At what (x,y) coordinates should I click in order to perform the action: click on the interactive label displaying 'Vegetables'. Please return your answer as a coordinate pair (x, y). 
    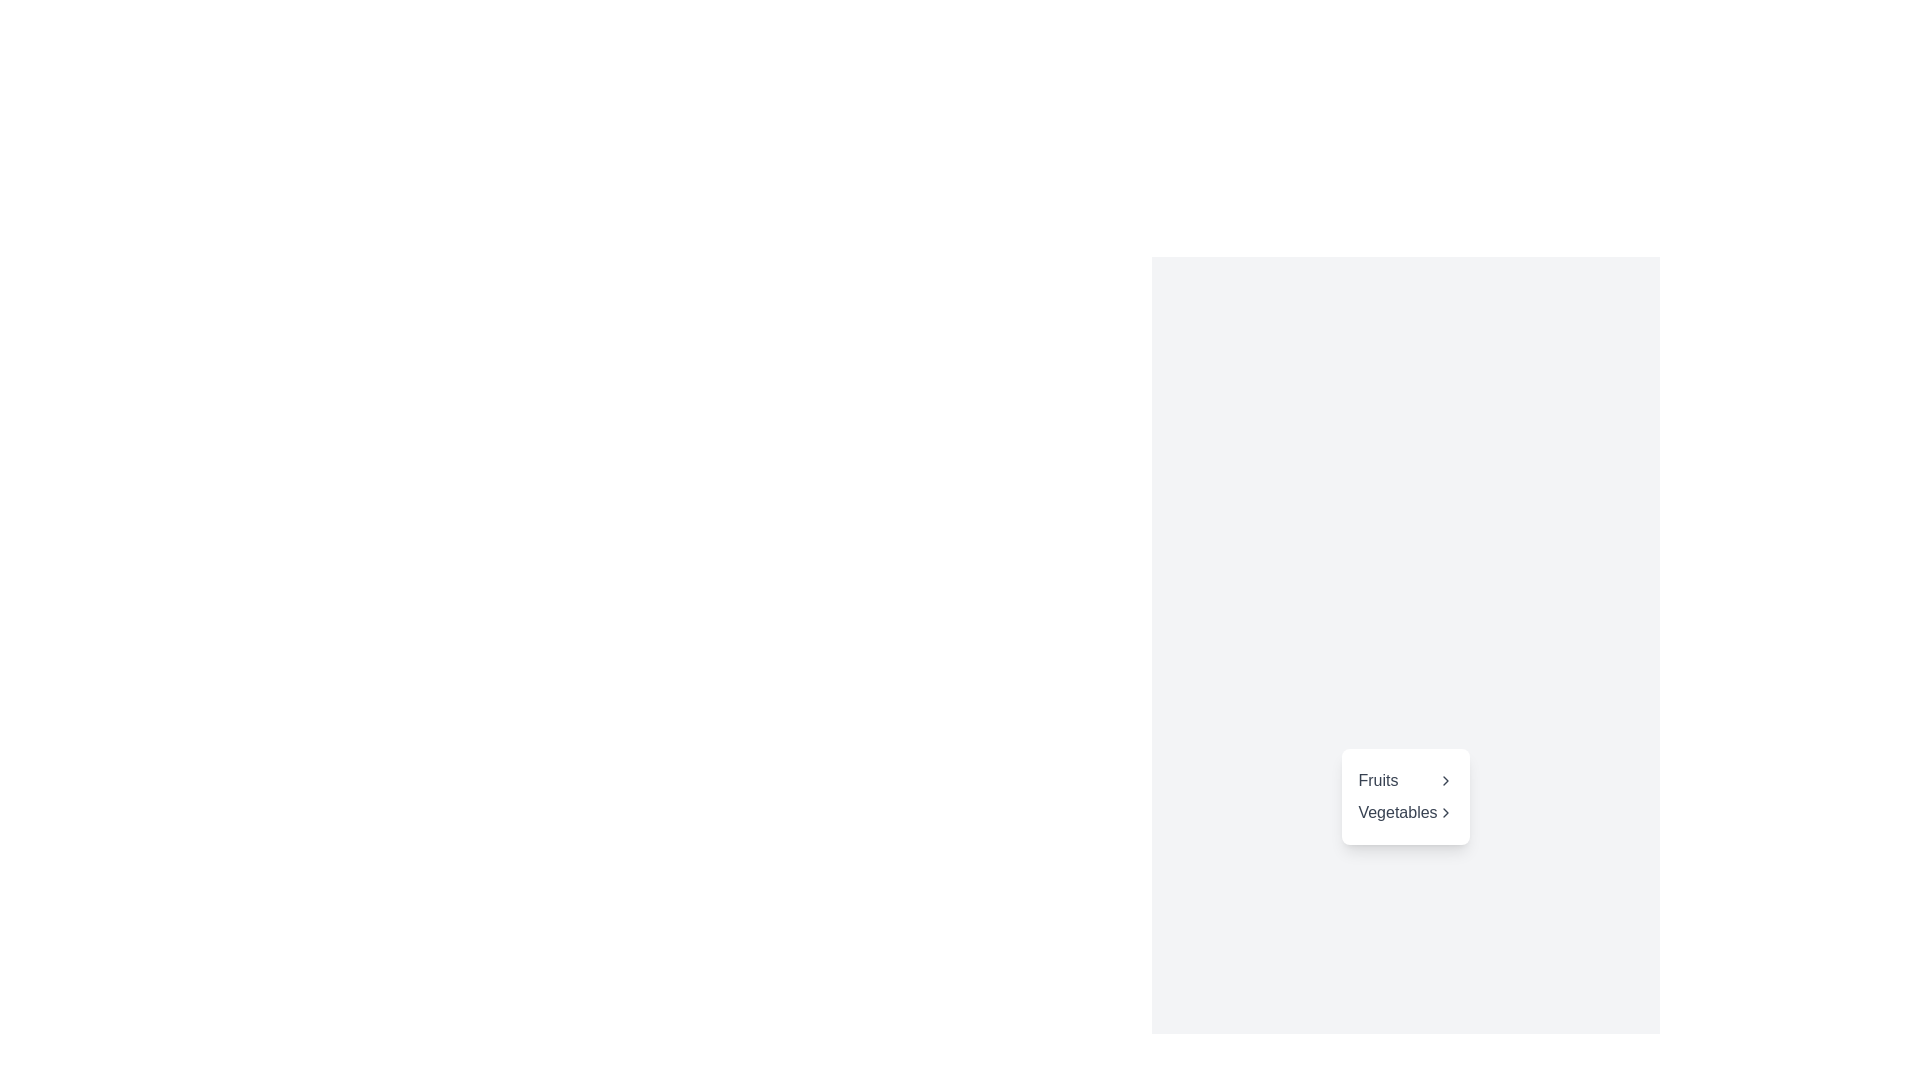
    Looking at the image, I should click on (1405, 813).